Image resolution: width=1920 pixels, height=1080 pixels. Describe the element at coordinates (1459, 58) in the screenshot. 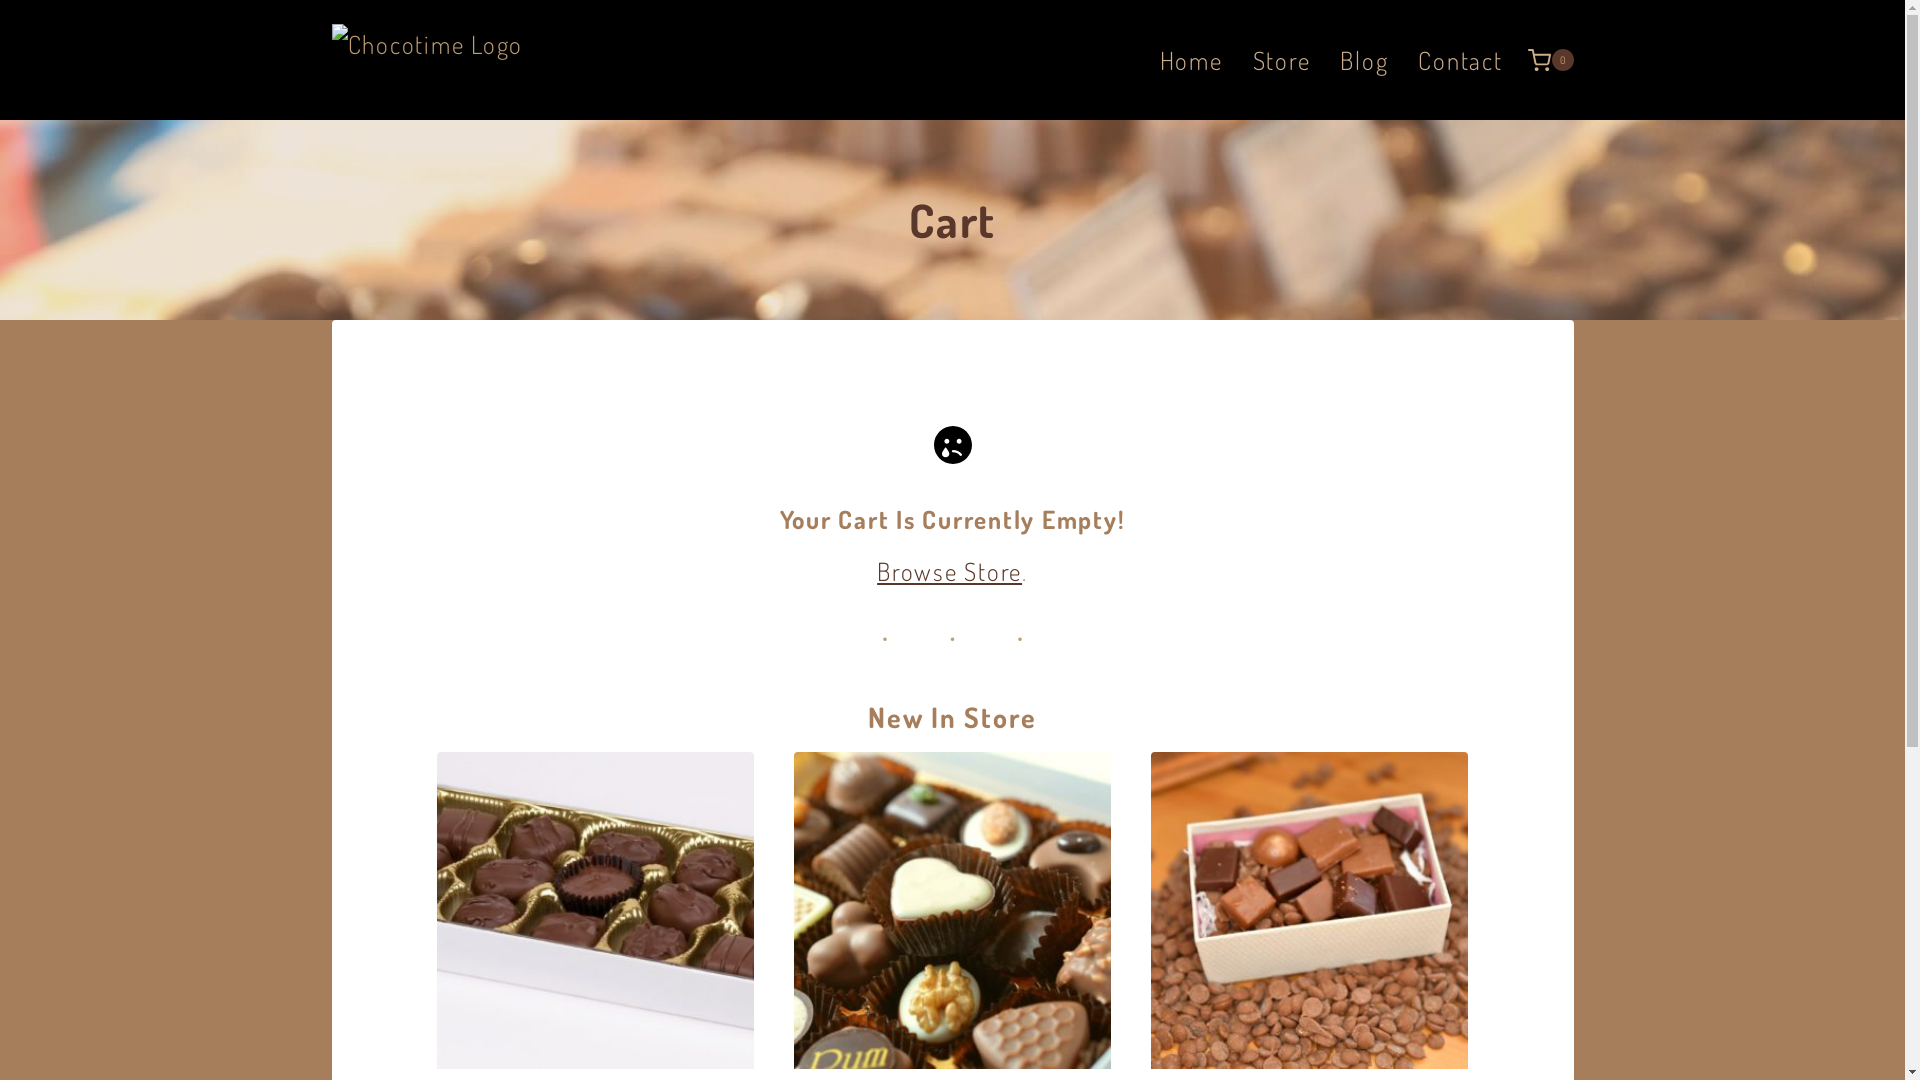

I see `'Contact'` at that location.